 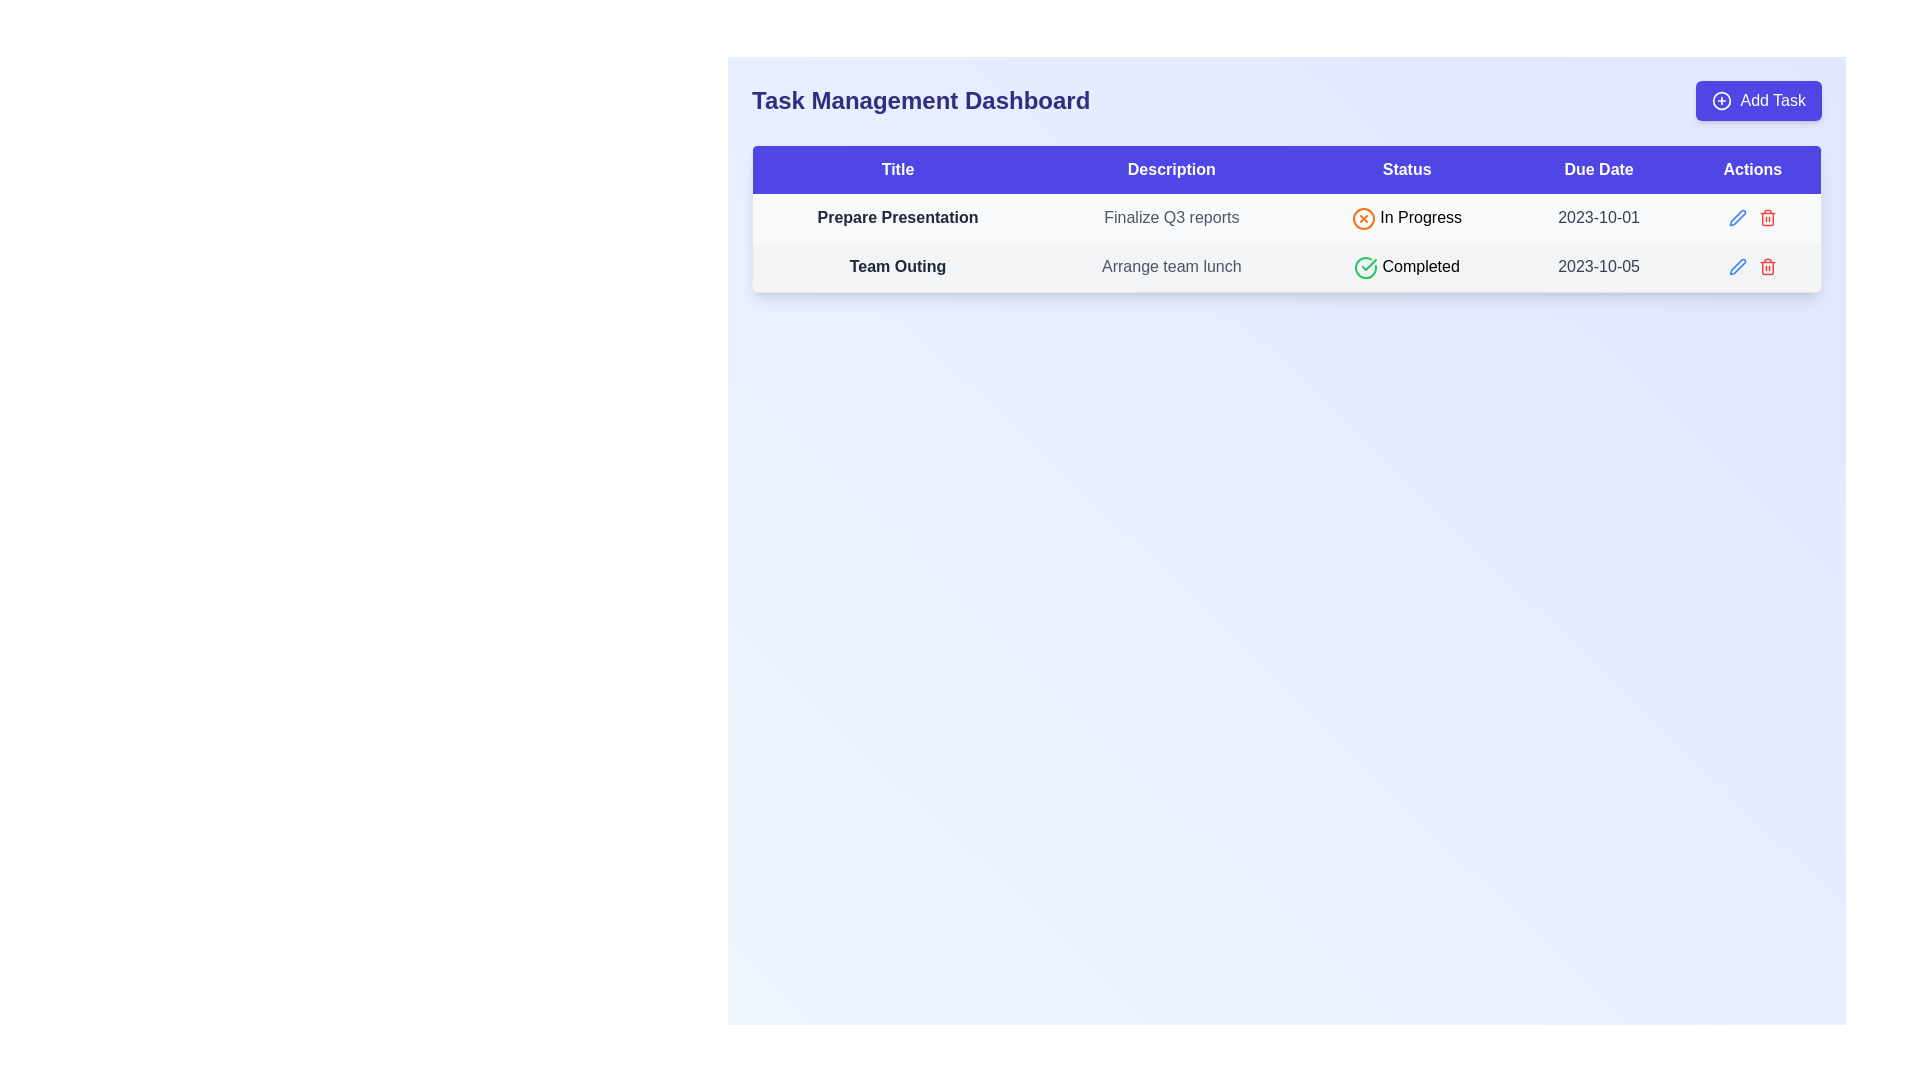 I want to click on the status icon, so click(x=1362, y=218).